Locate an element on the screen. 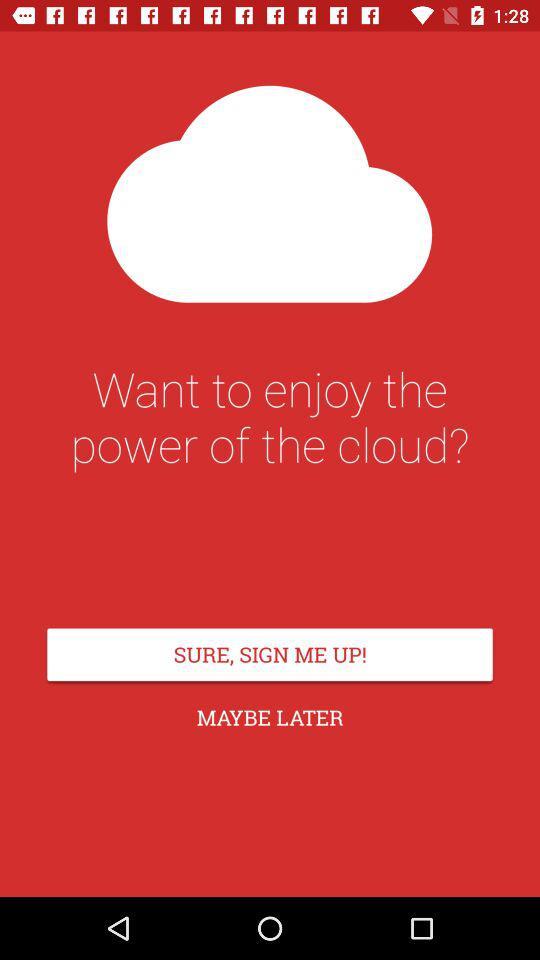  the icon above maybe later item is located at coordinates (270, 653).